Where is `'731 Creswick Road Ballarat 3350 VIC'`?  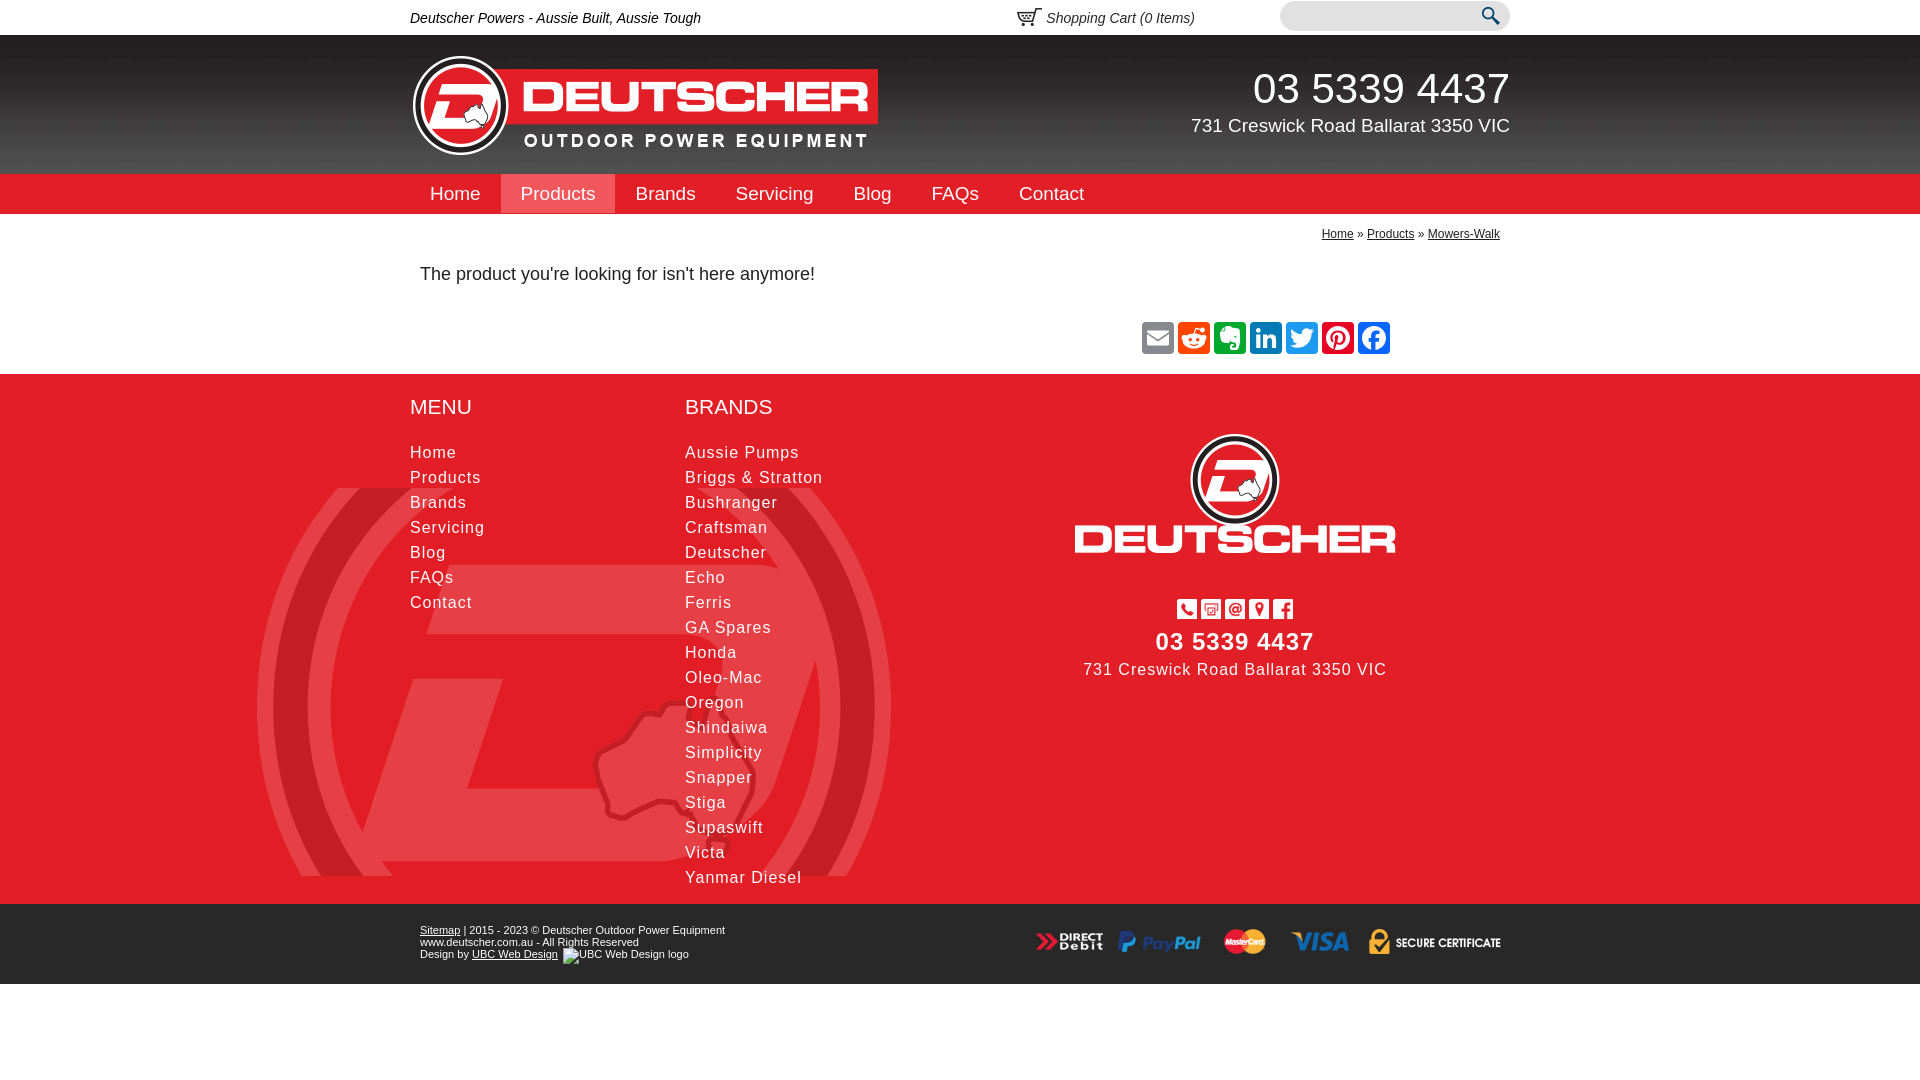
'731 Creswick Road Ballarat 3350 VIC' is located at coordinates (1350, 125).